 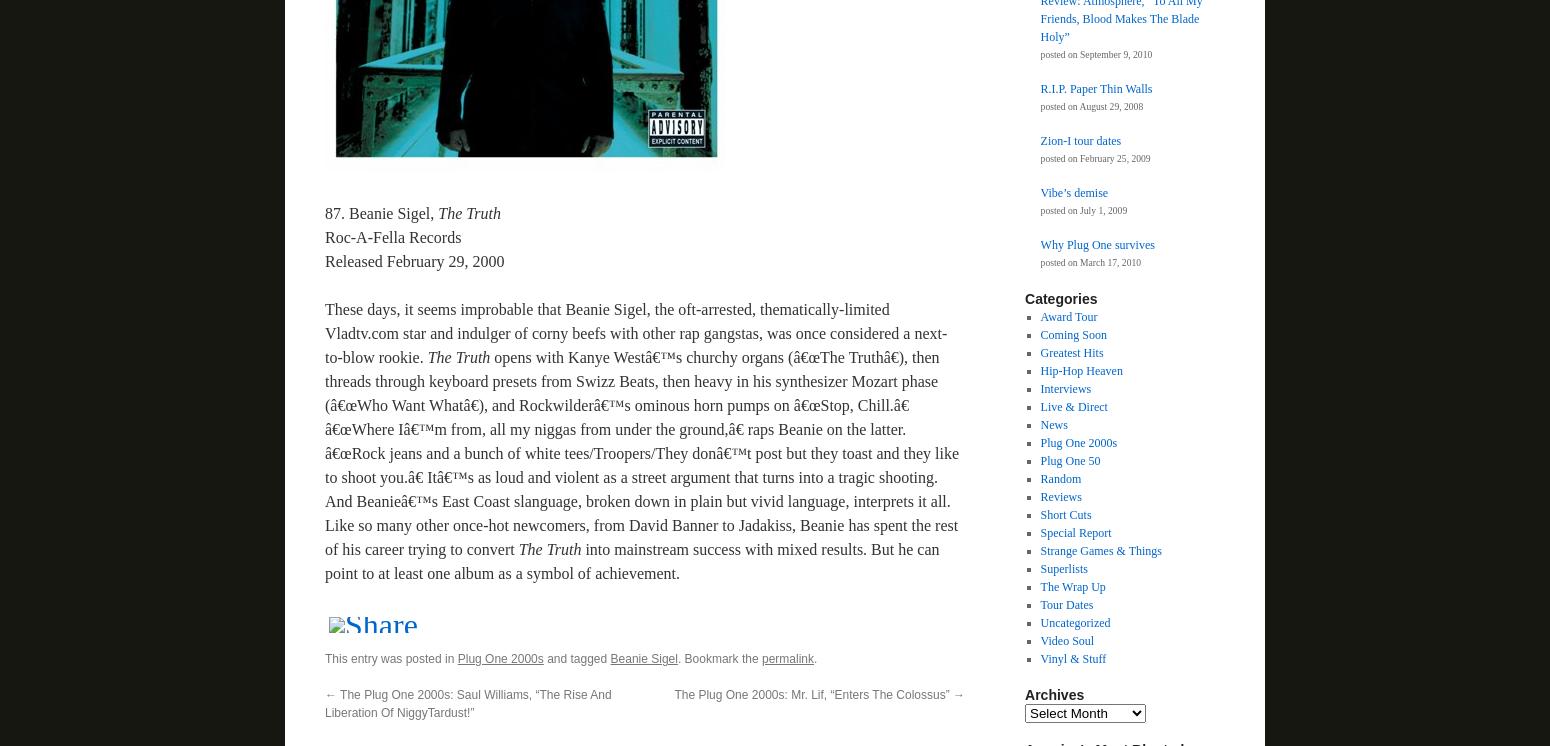 I want to click on 'permalink', so click(x=786, y=658).